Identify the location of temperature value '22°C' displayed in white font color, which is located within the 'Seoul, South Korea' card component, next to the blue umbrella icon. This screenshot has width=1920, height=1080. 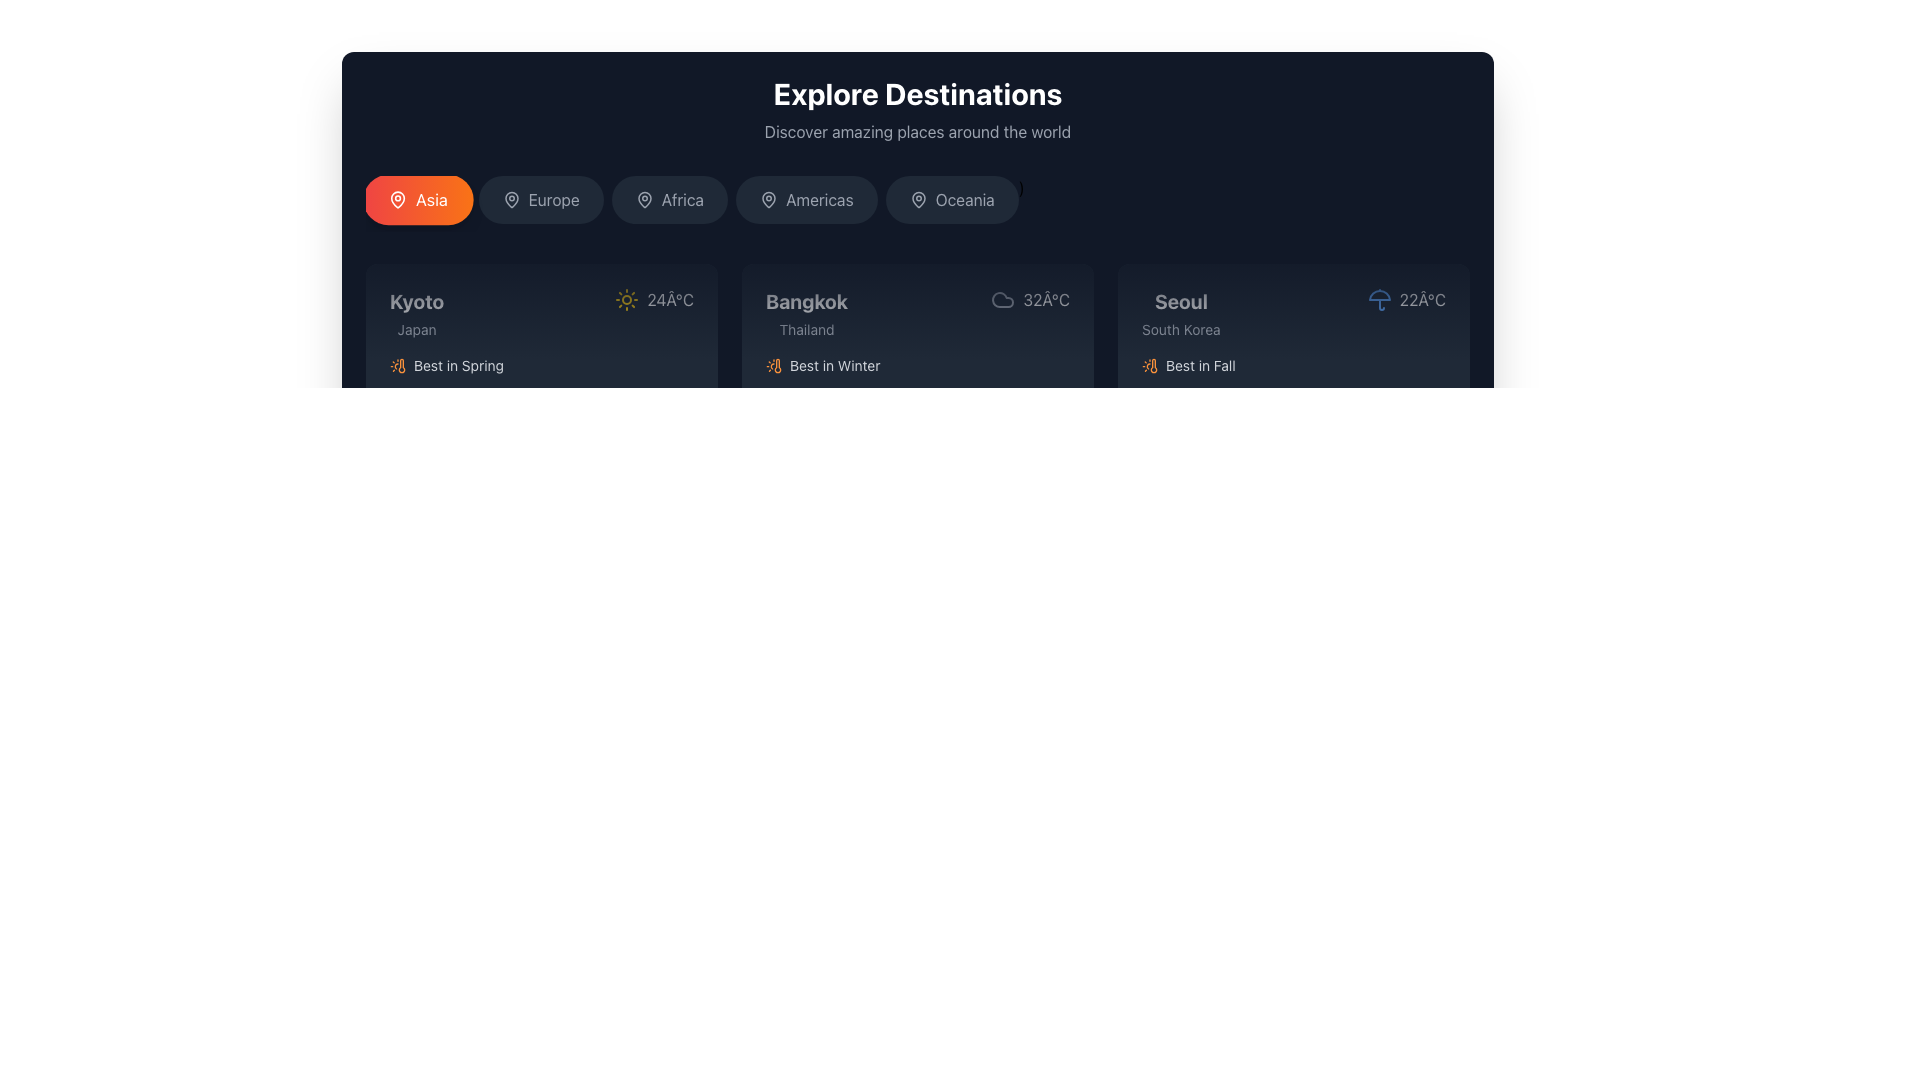
(1405, 300).